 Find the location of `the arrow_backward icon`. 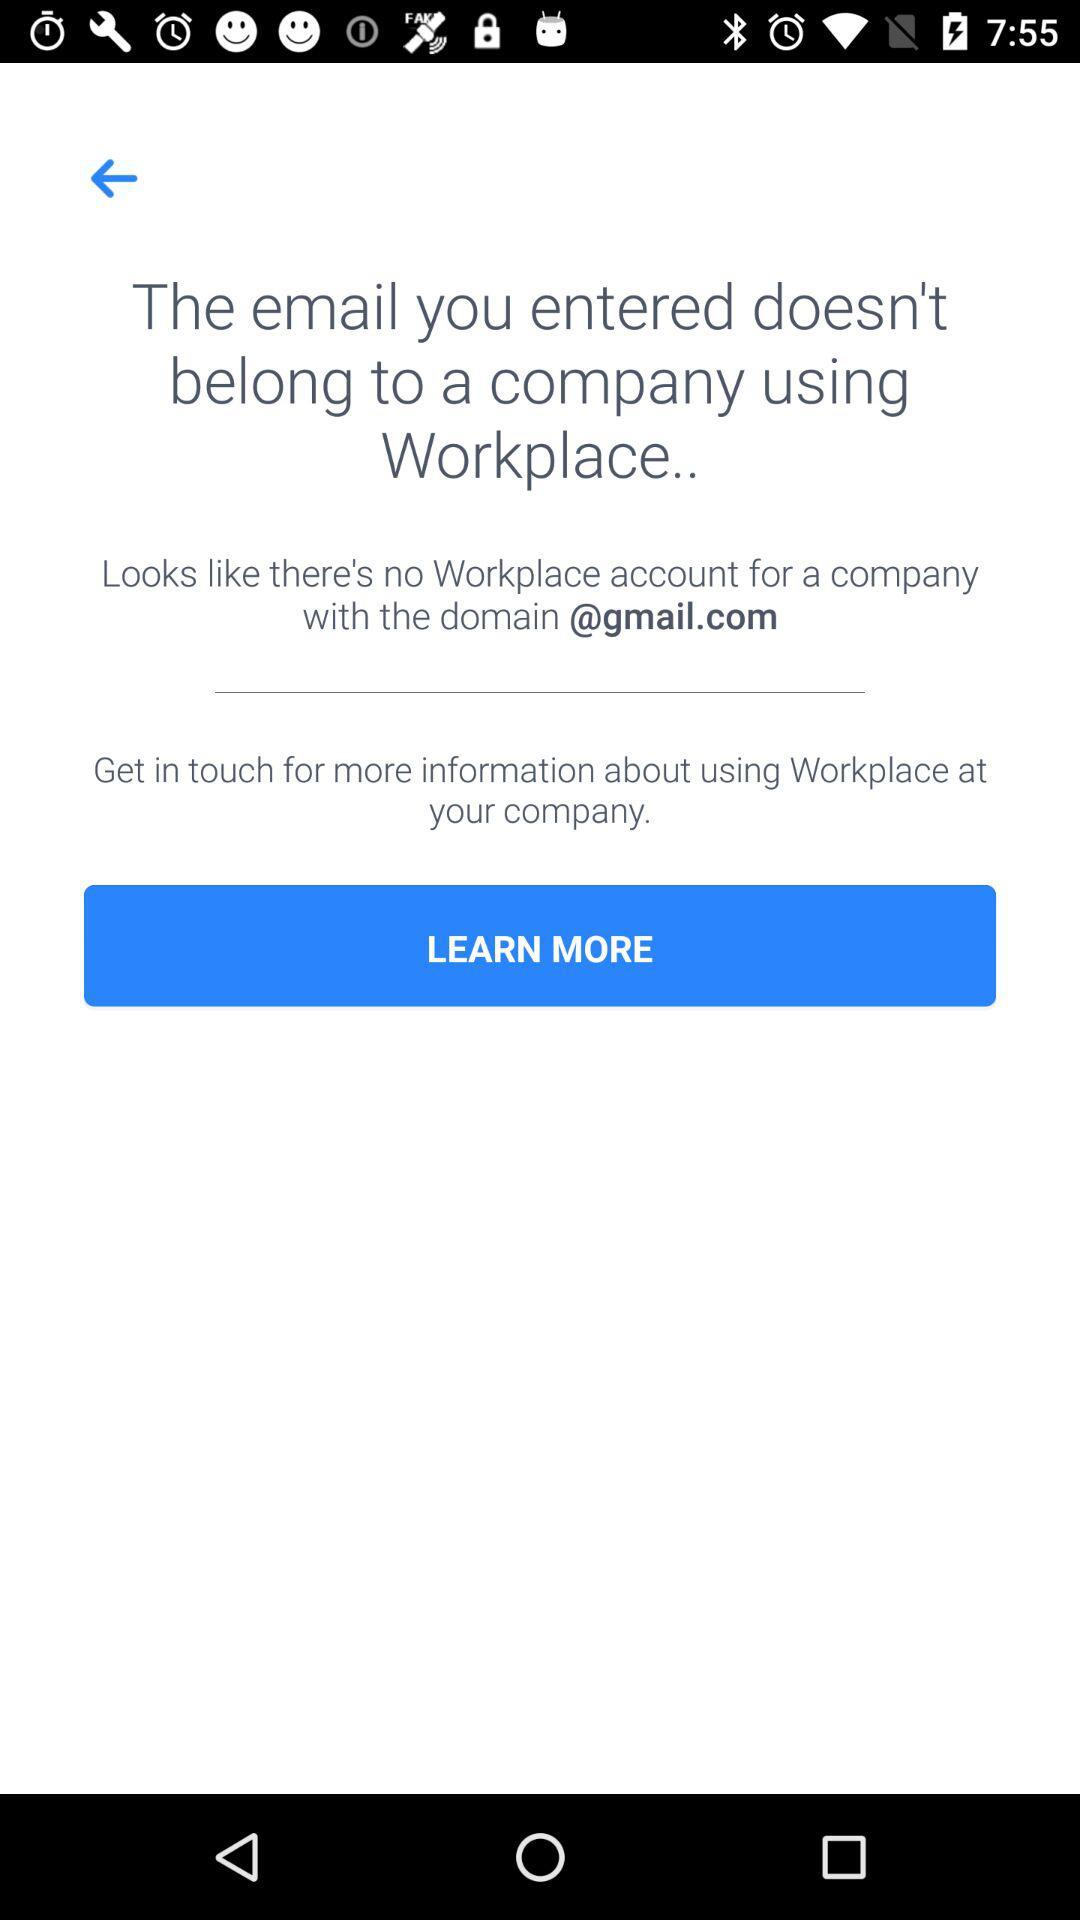

the arrow_backward icon is located at coordinates (115, 178).